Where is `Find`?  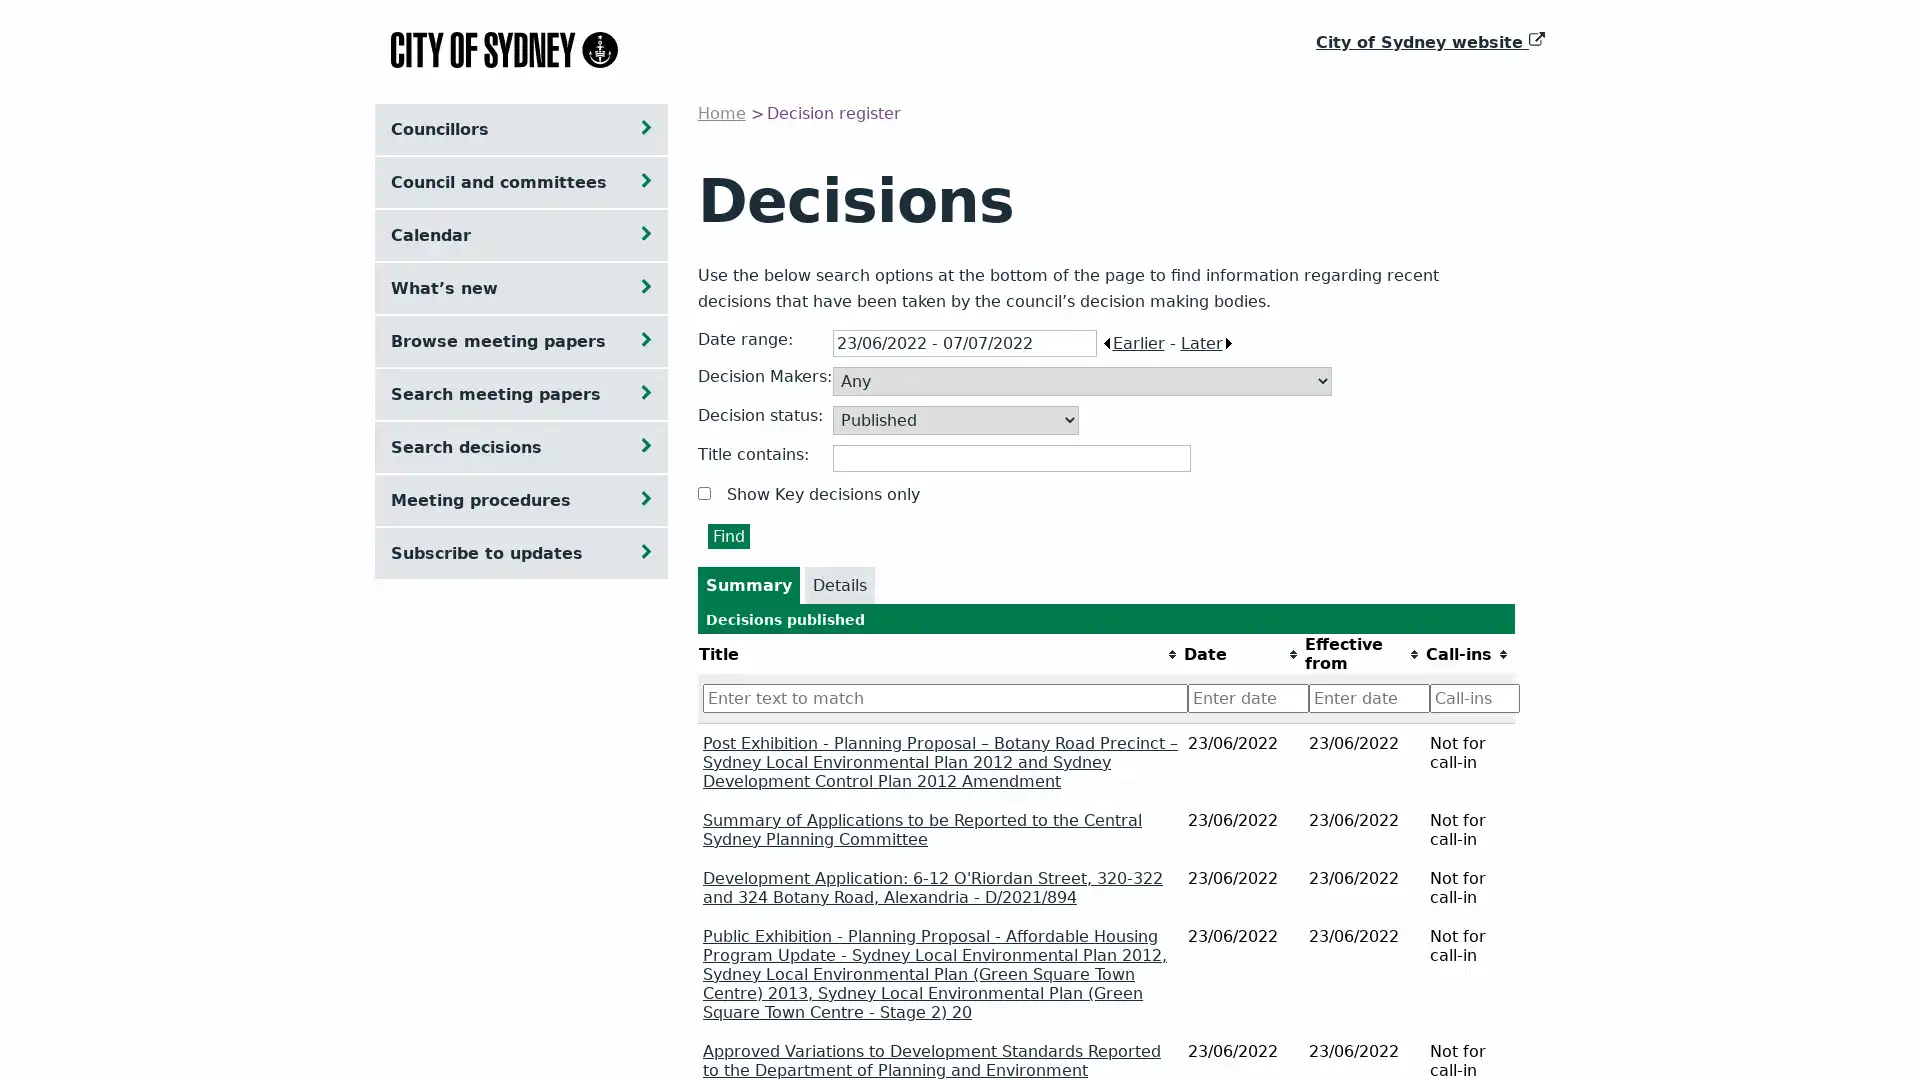 Find is located at coordinates (727, 534).